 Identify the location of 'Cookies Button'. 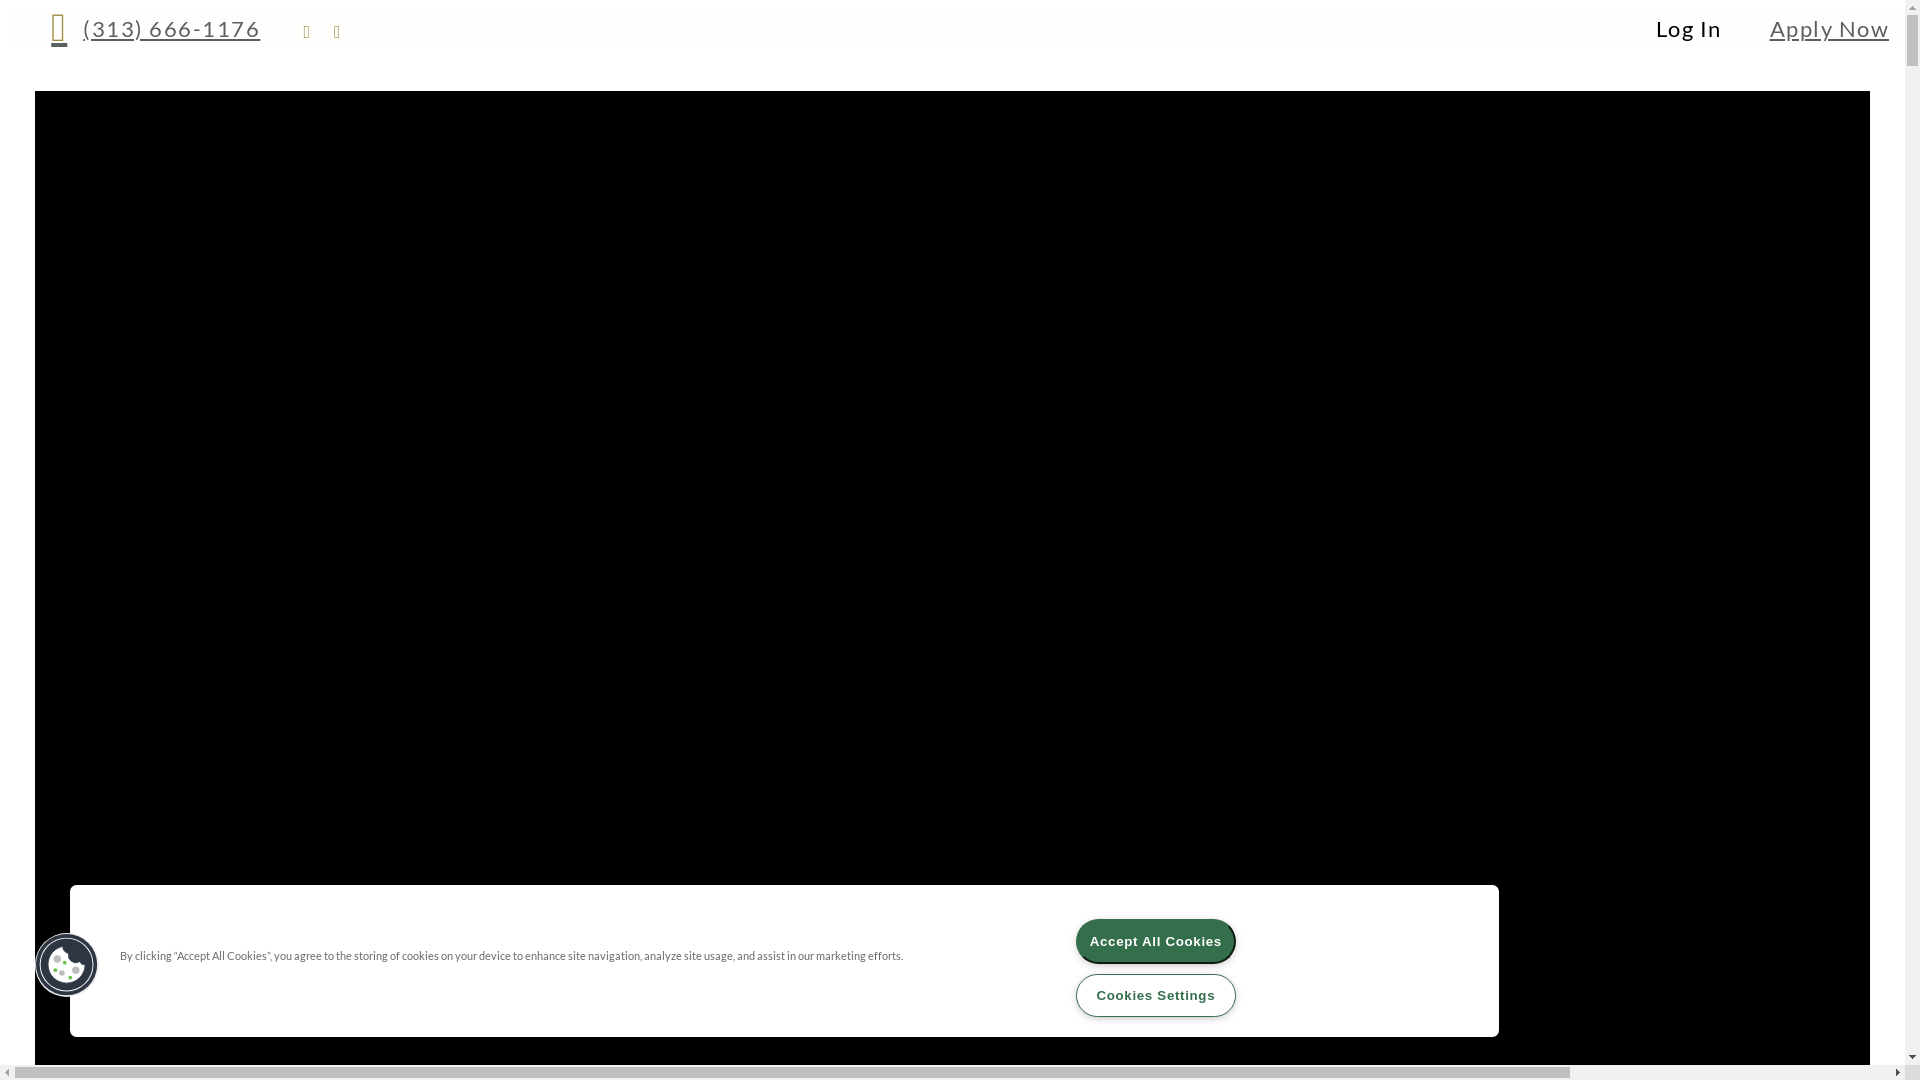
(67, 963).